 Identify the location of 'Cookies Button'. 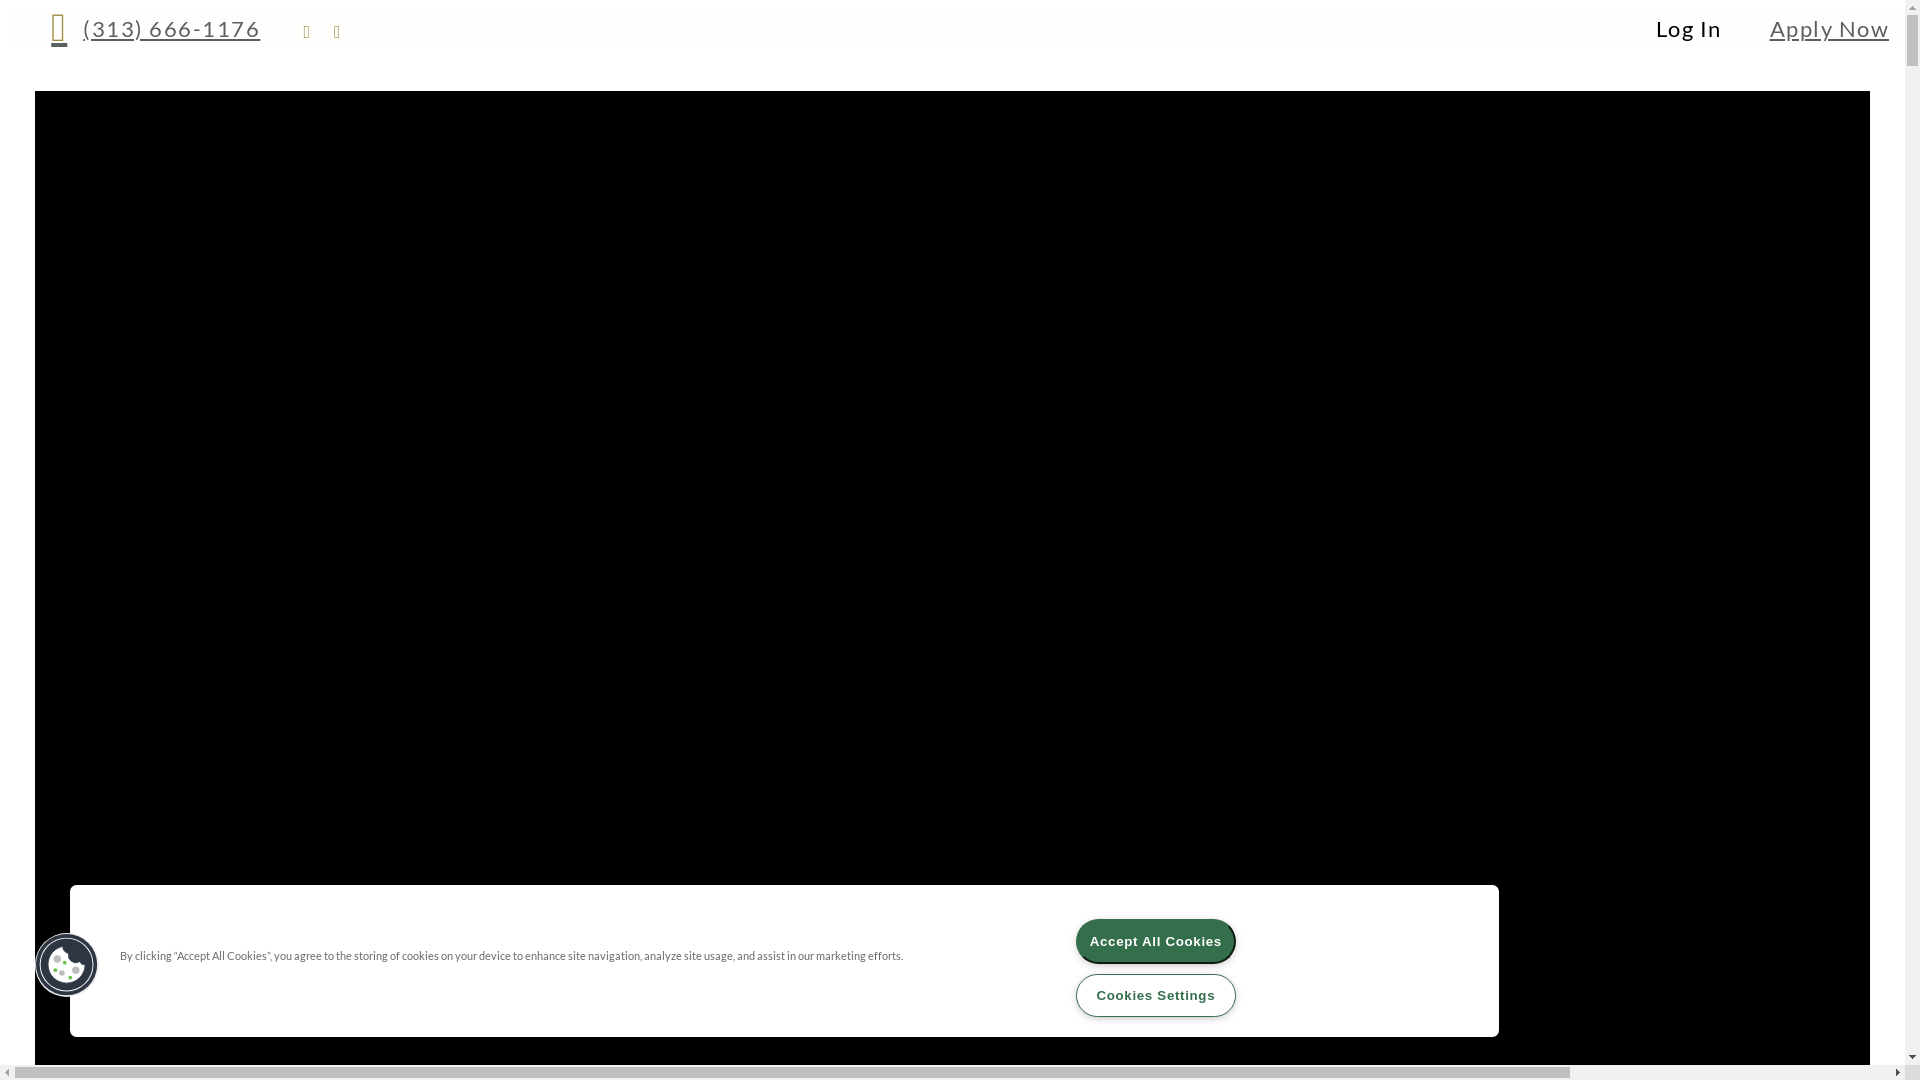
(67, 963).